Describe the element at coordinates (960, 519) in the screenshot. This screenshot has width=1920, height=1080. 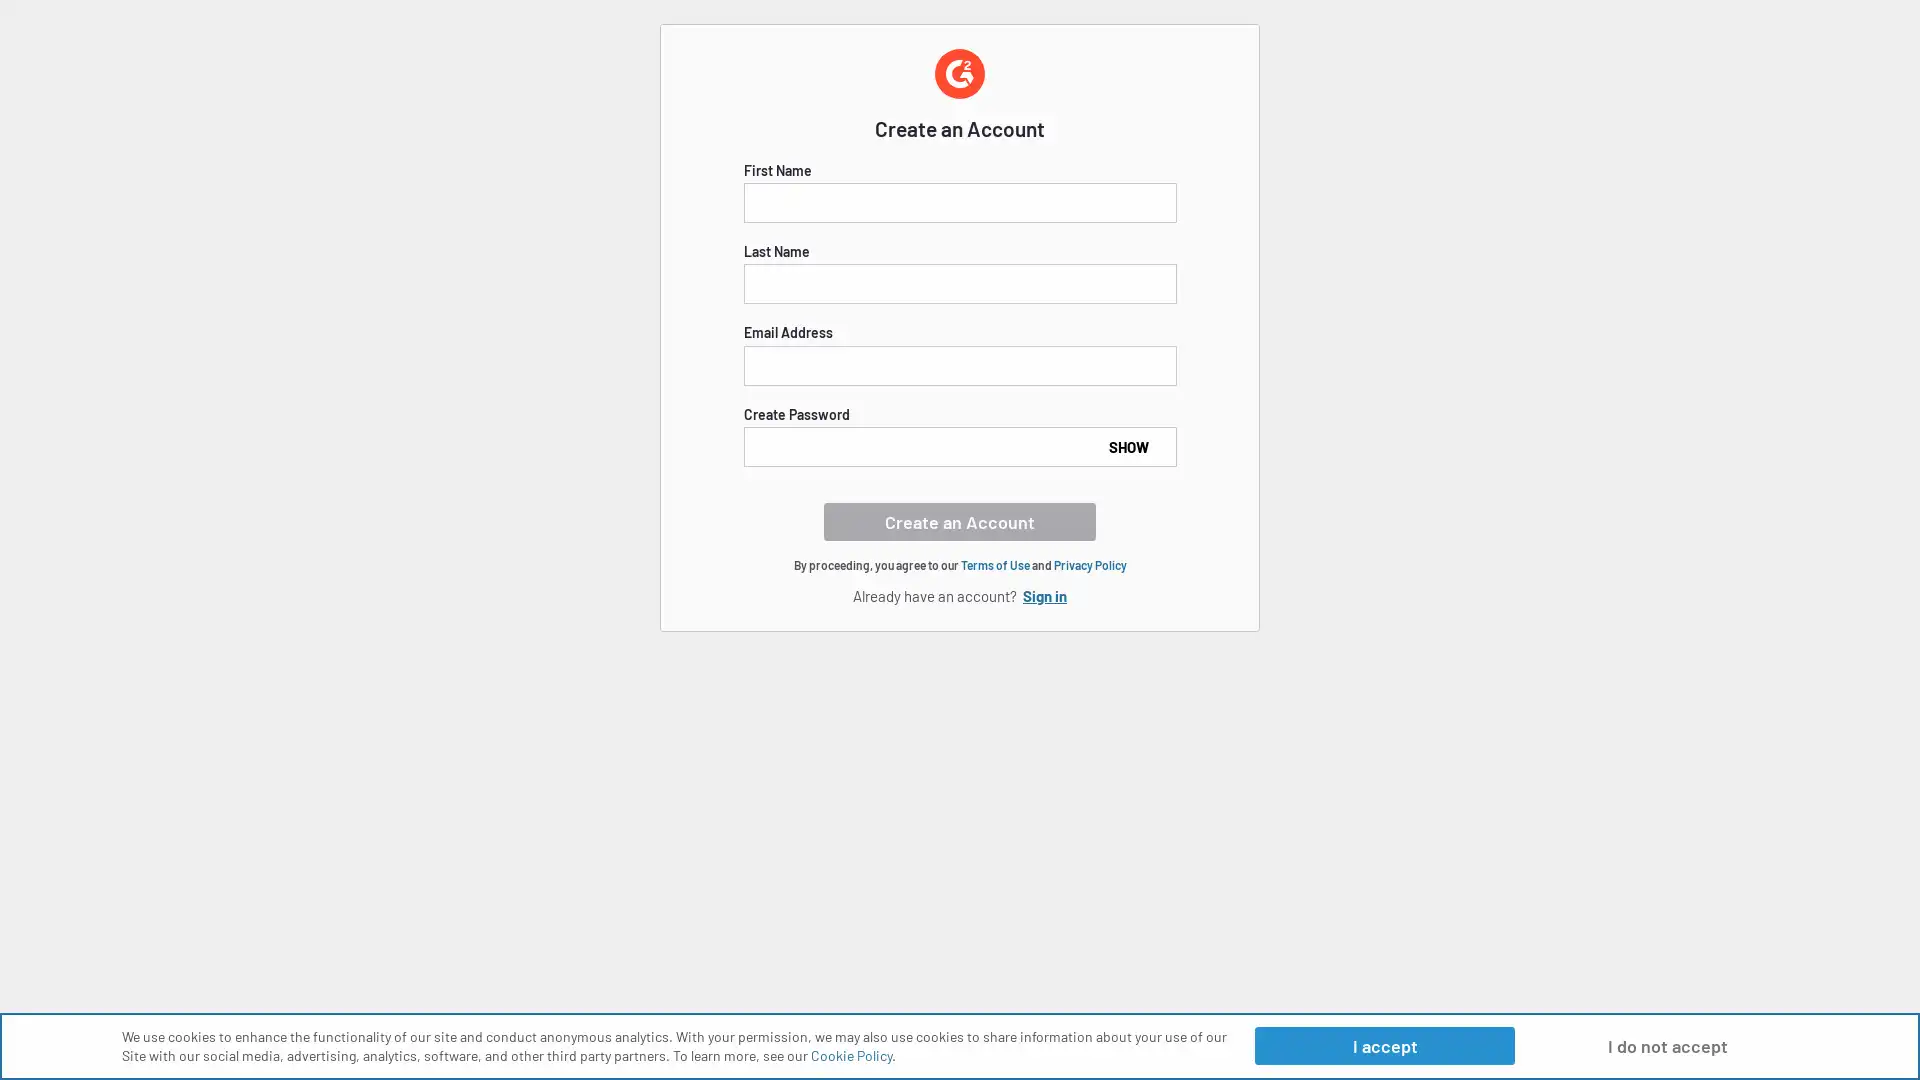
I see `Create an Account` at that location.